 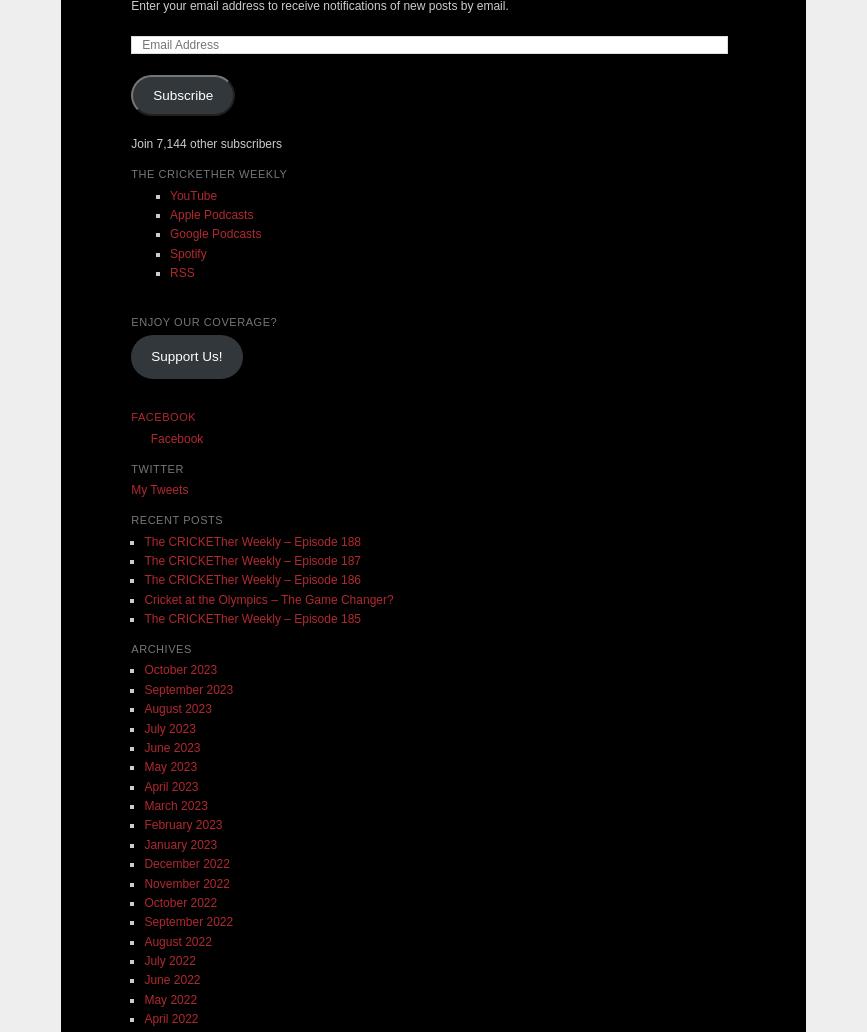 I want to click on 'April 2022', so click(x=170, y=1017).